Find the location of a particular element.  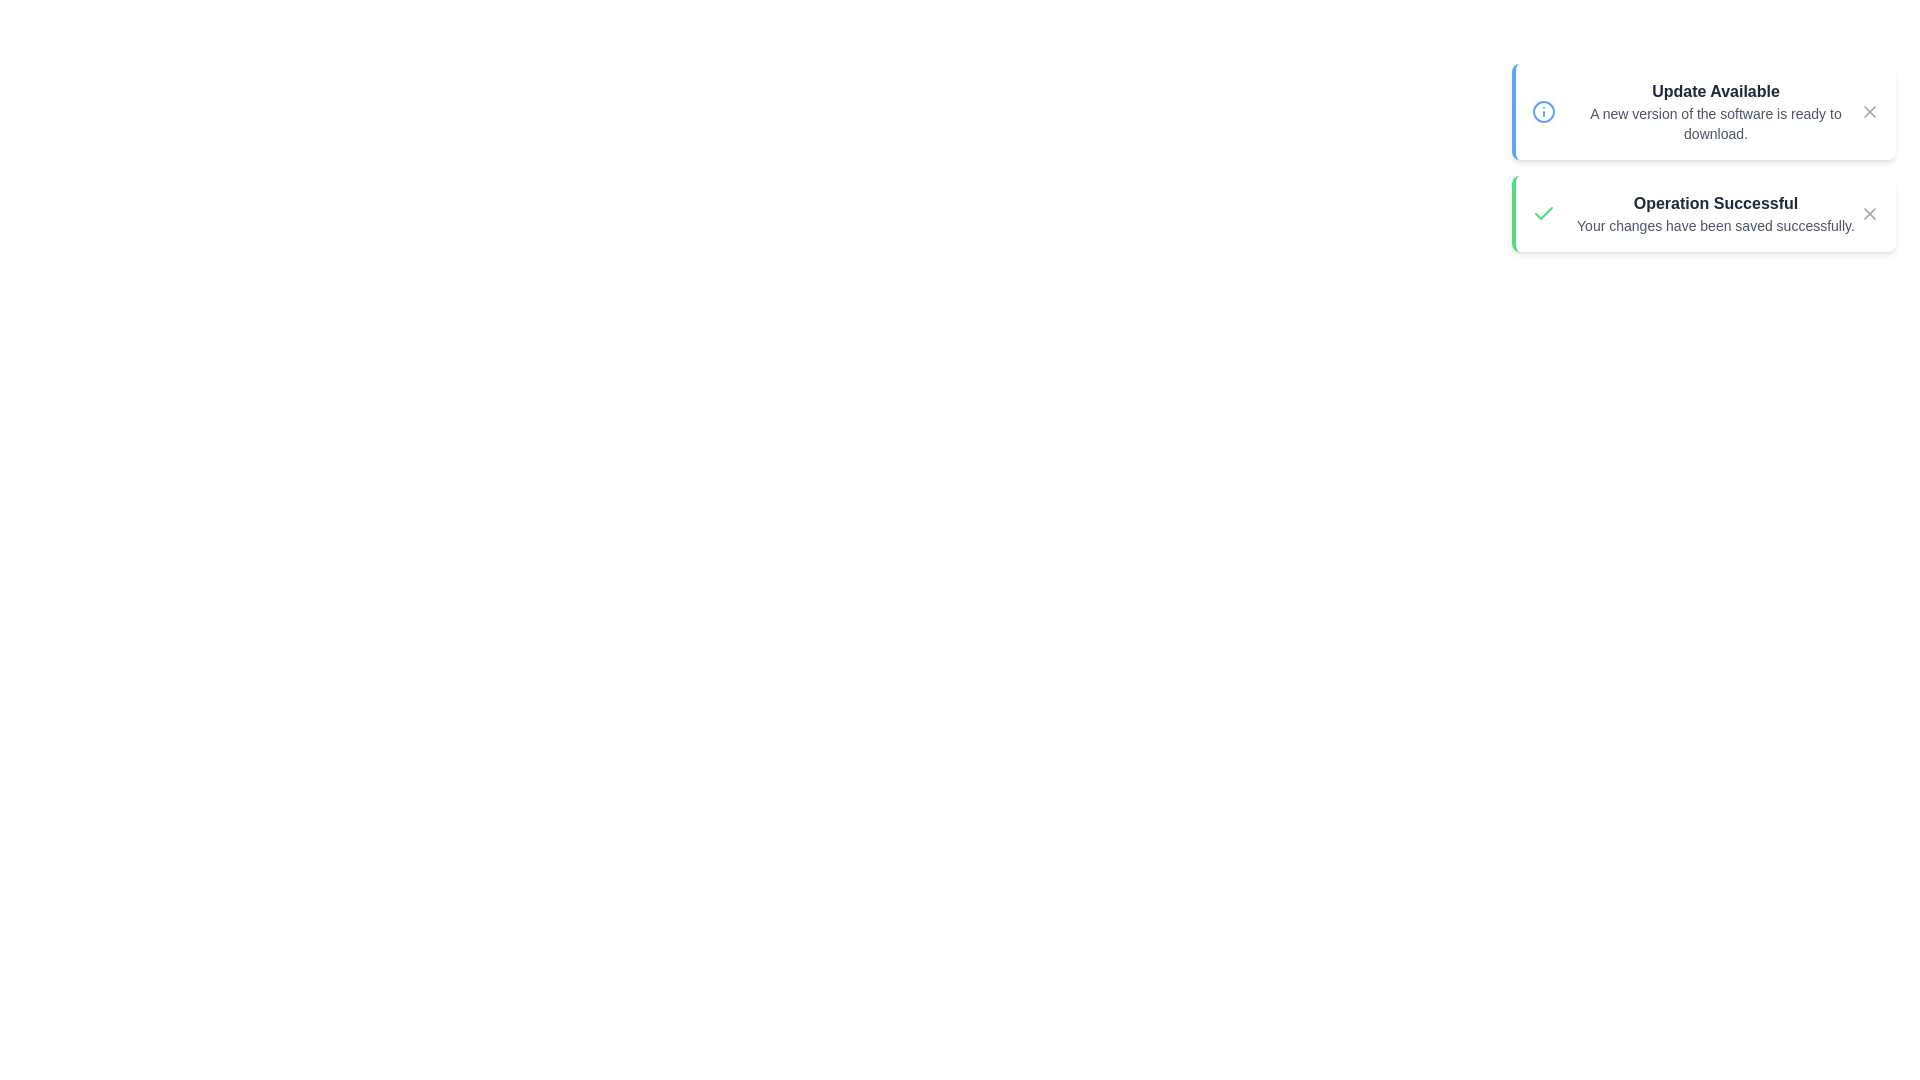

the close or dismiss button located in the top-right corner of the 'Operation Successful' notification is located at coordinates (1869, 213).